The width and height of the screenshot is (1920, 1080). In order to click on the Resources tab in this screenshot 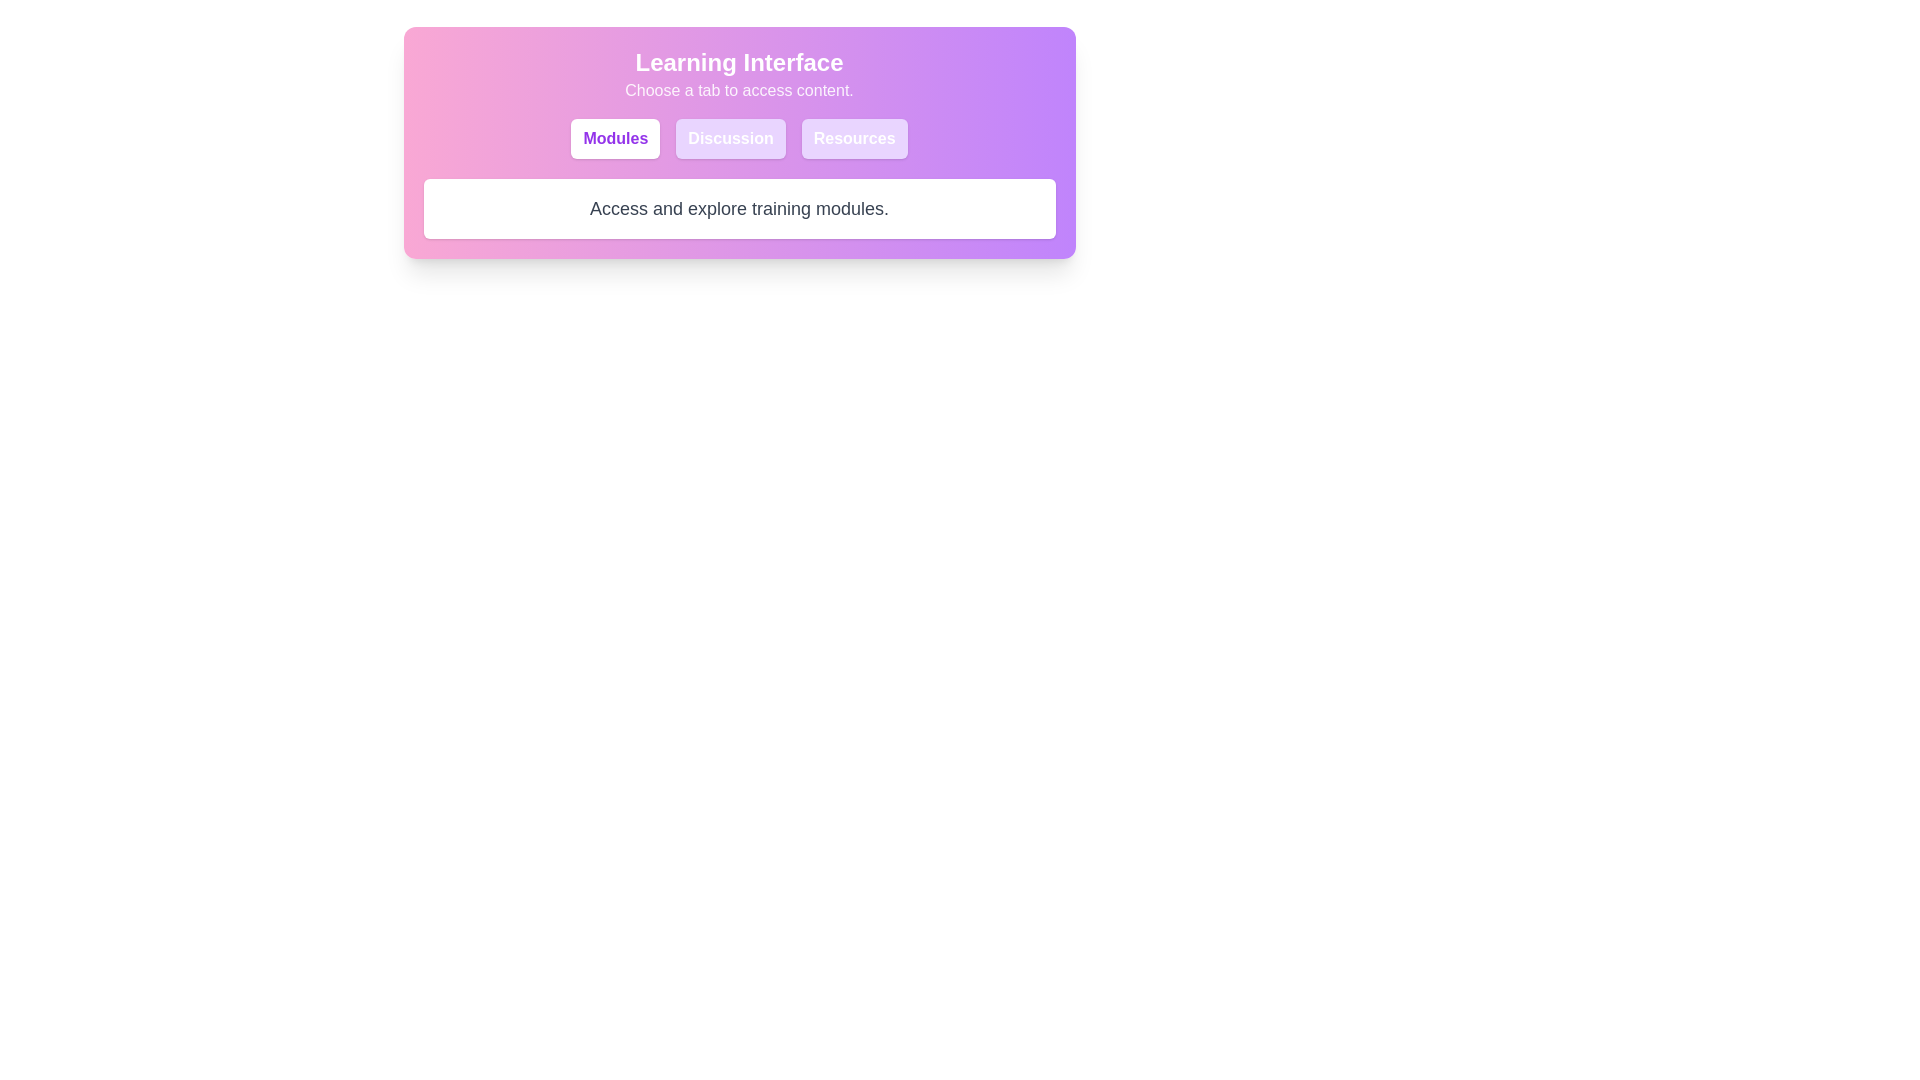, I will do `click(854, 137)`.